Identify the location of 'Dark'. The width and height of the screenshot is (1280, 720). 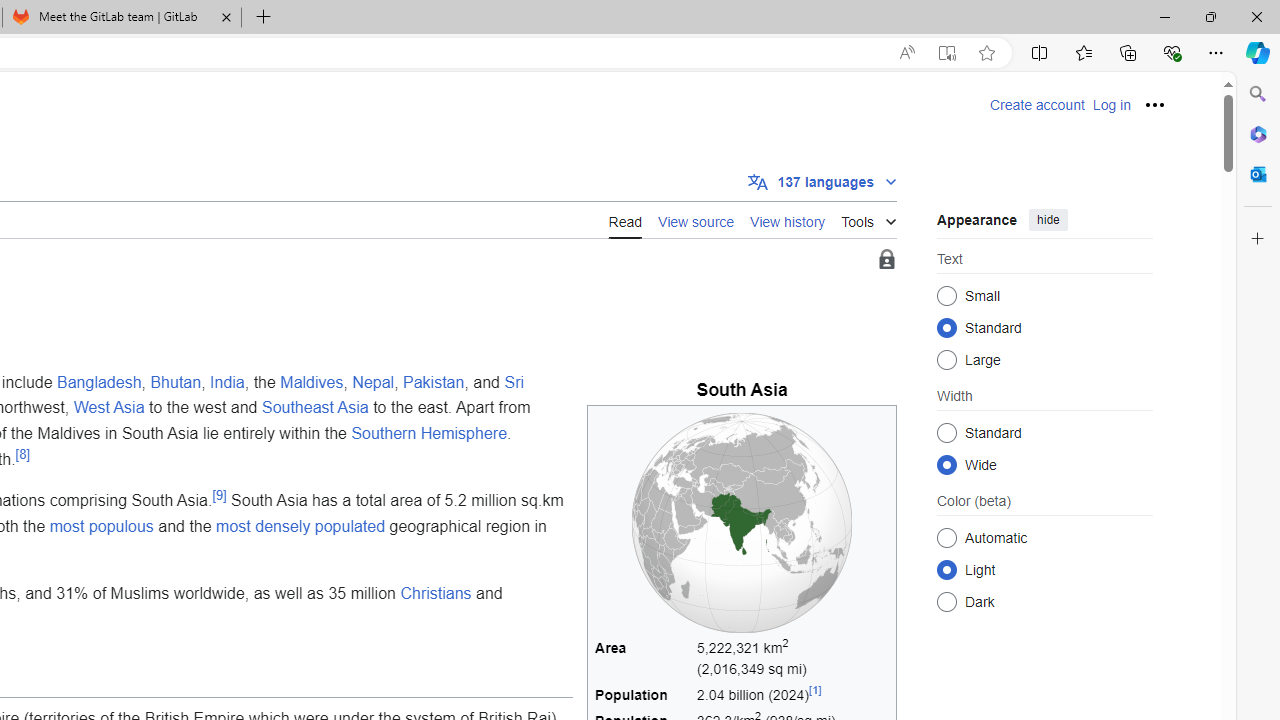
(946, 600).